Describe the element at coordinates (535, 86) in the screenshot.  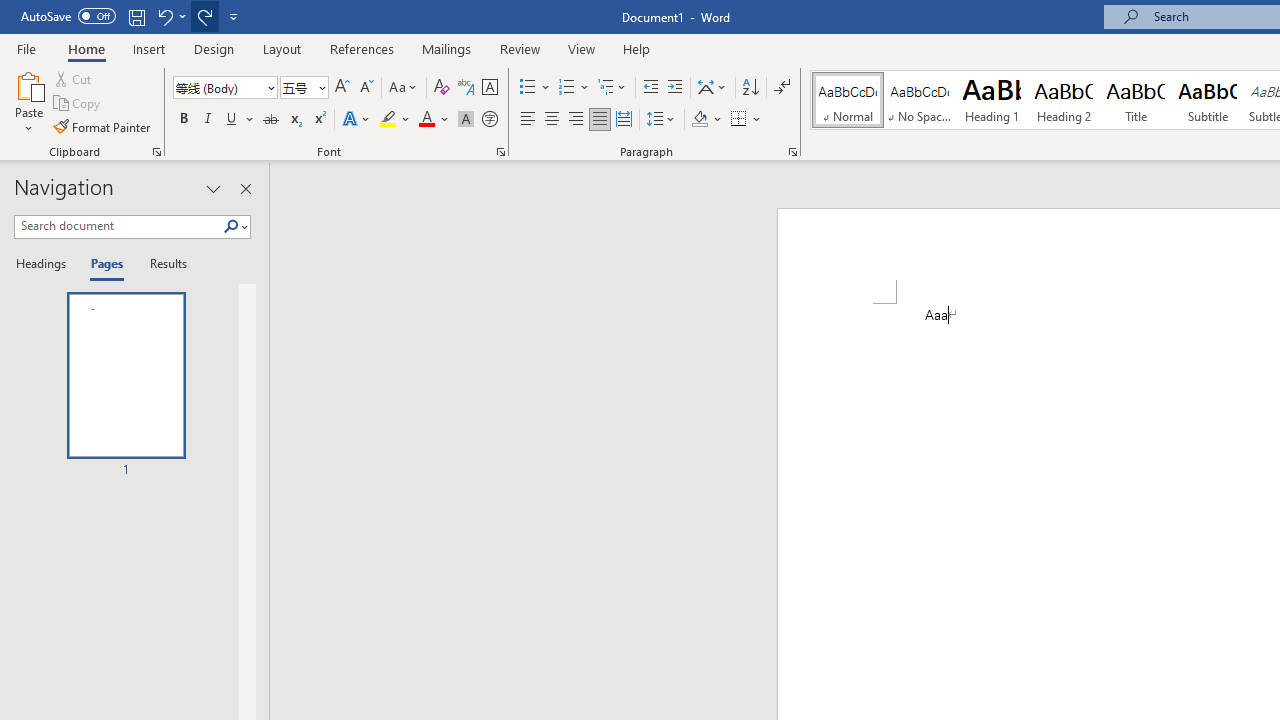
I see `'Bullets'` at that location.